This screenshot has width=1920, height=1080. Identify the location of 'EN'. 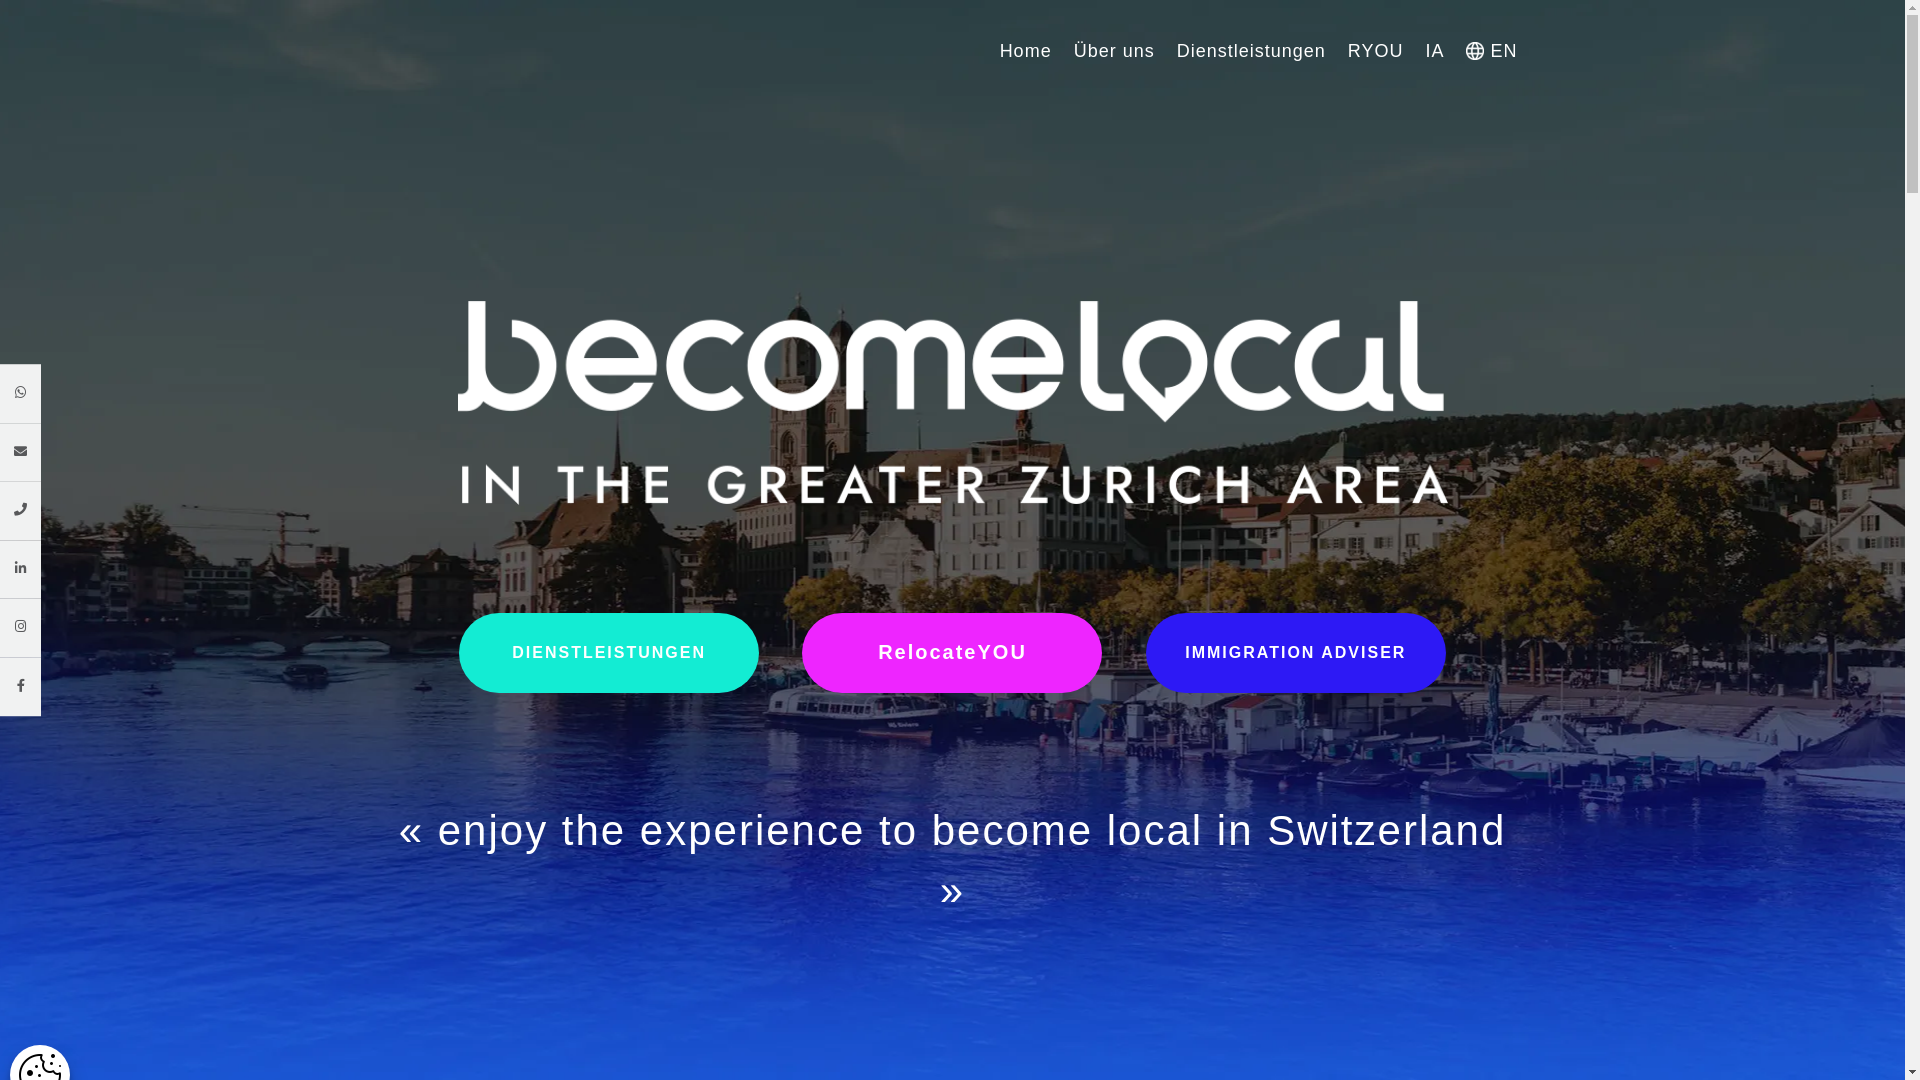
(1491, 49).